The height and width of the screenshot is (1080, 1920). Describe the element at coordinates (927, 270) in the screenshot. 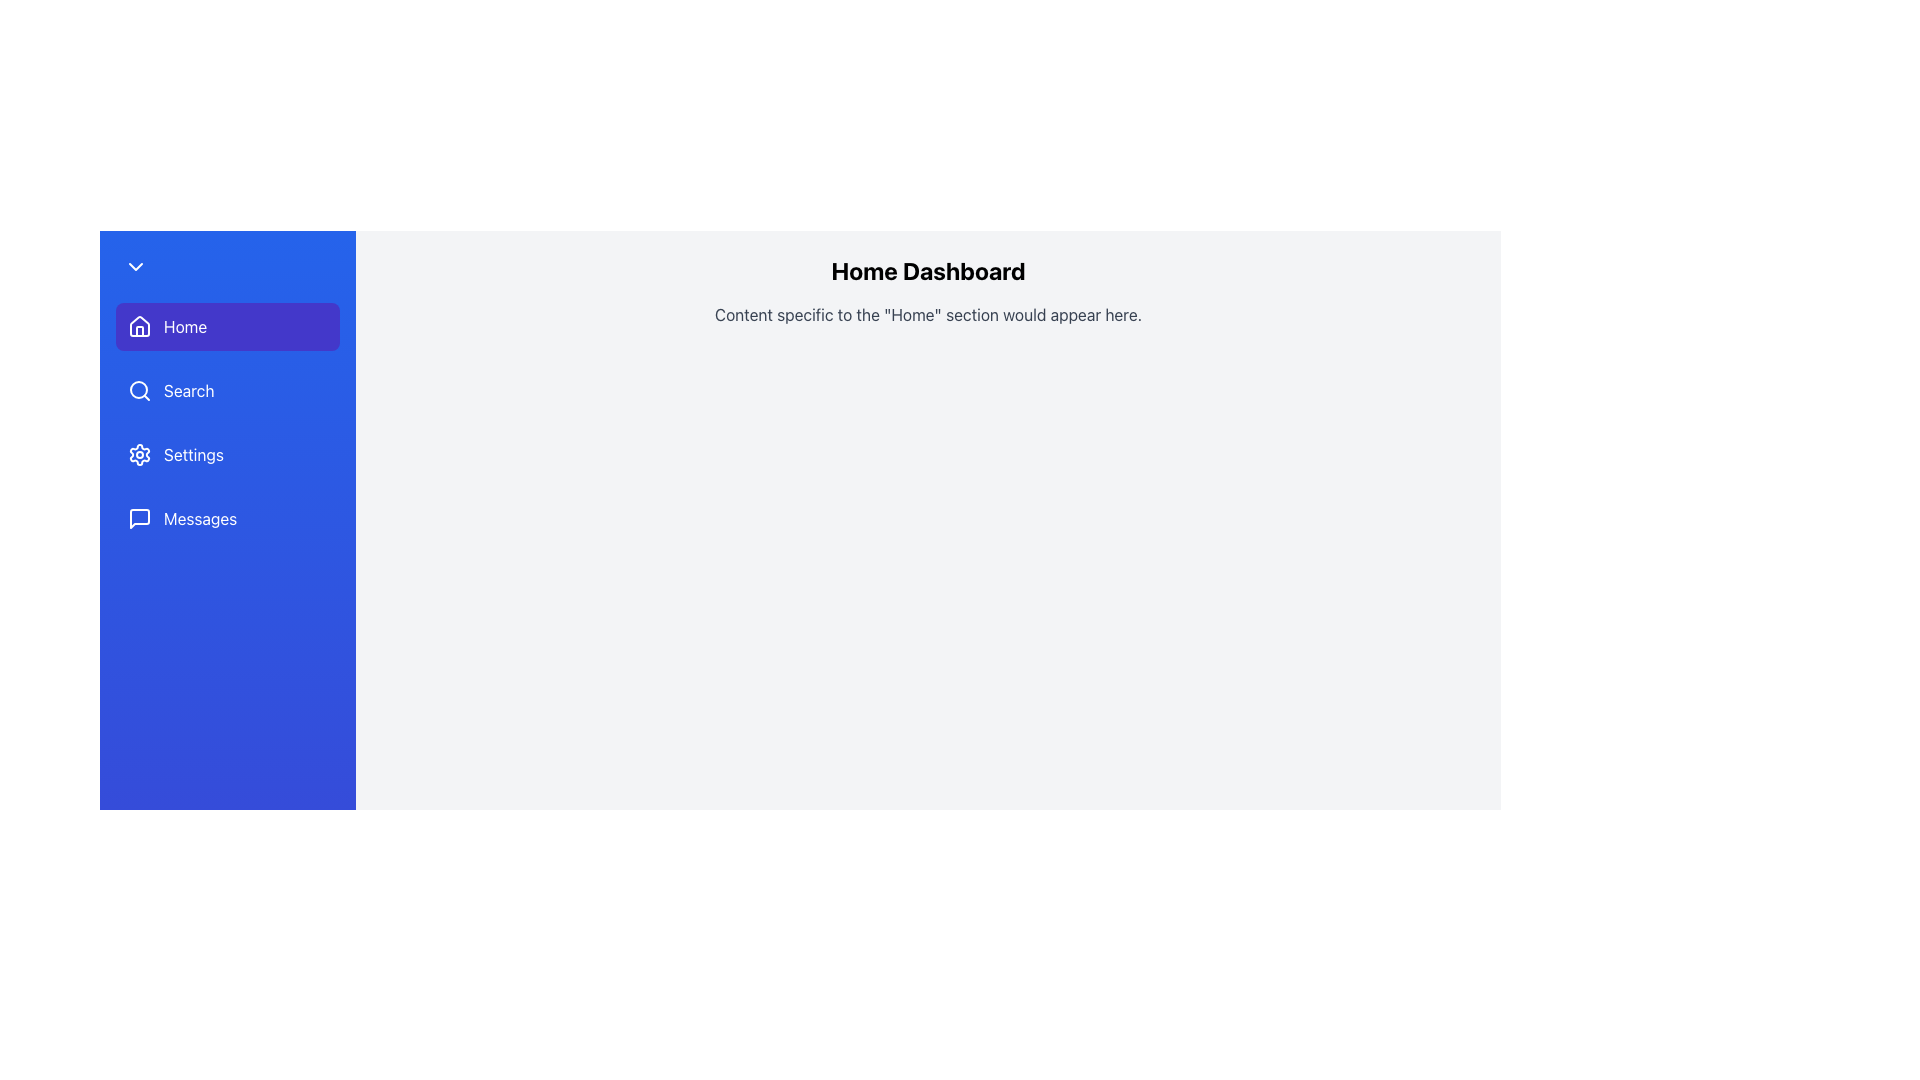

I see `the 'Home' dashboard section text header, which serves as the title for the interface's main content area` at that location.